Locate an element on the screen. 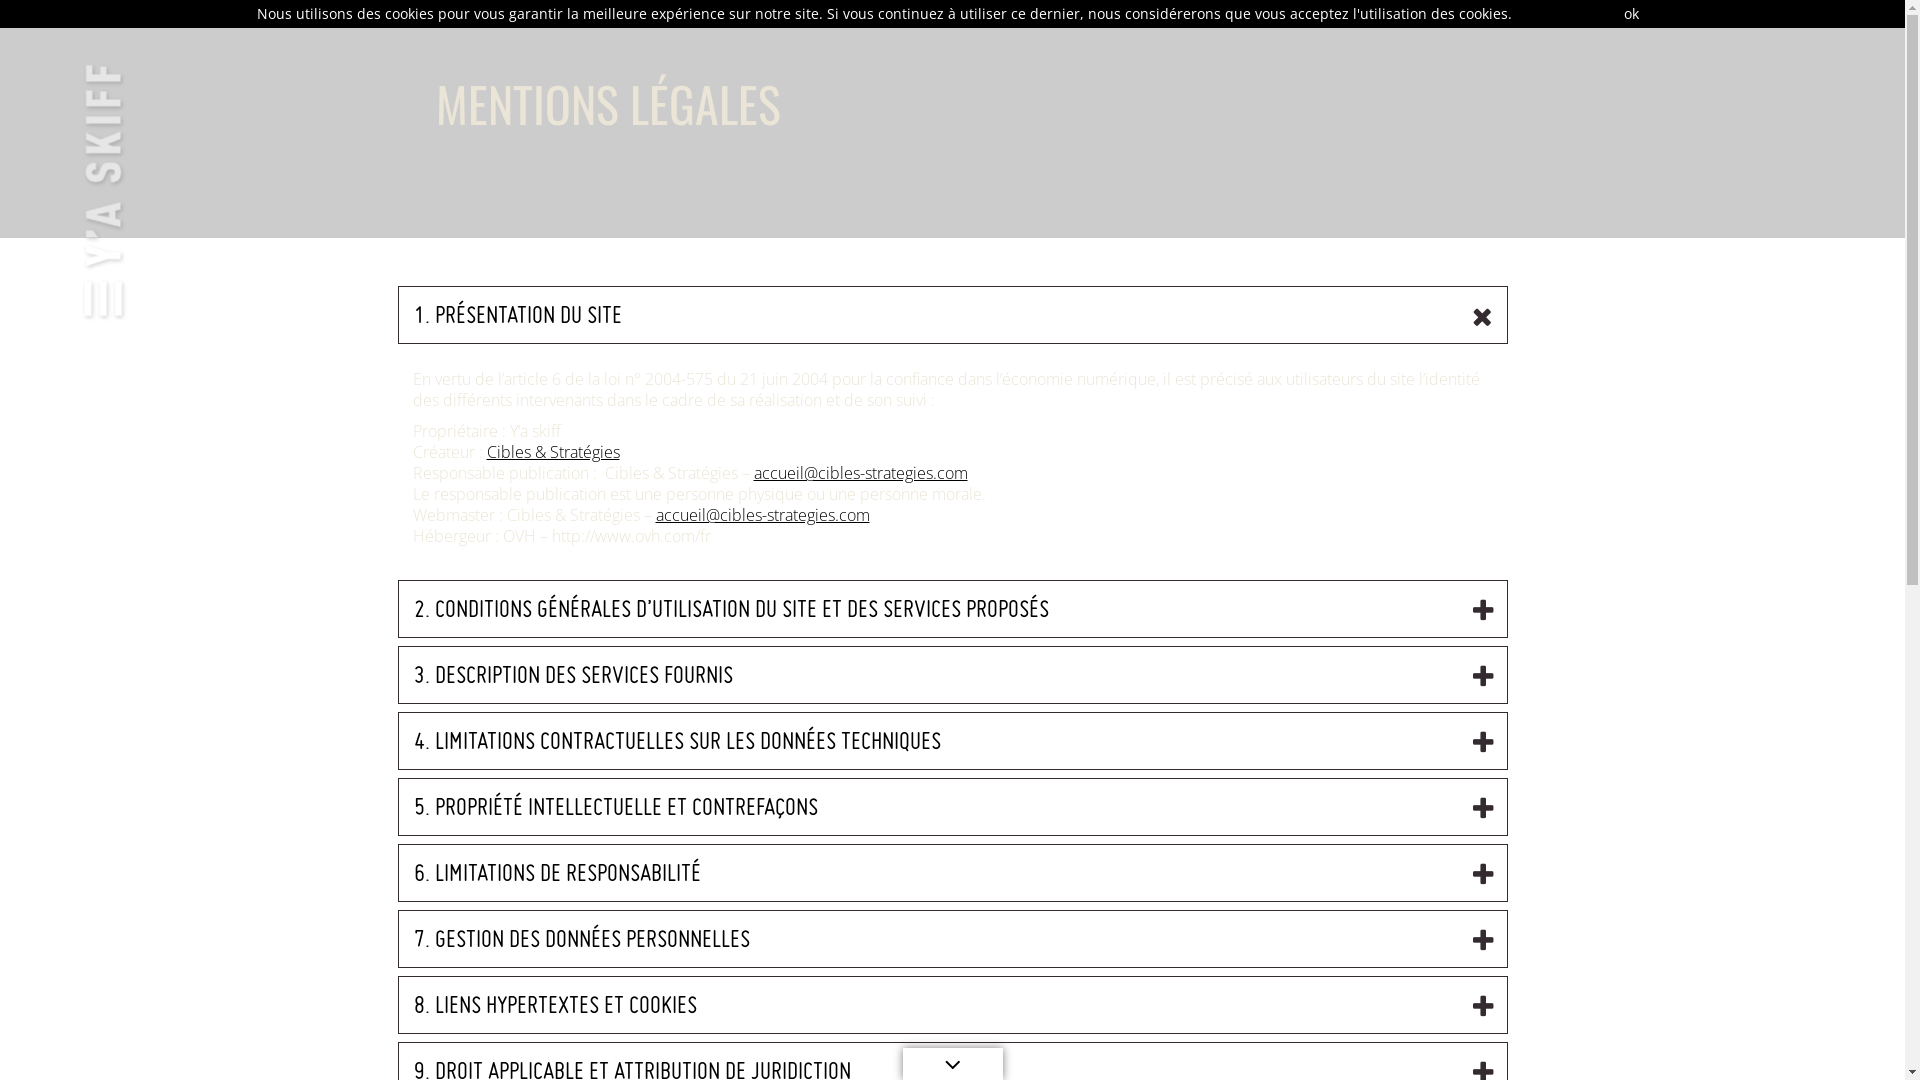 This screenshot has height=1080, width=1920. 'accueil@cibles-strategies.com' is located at coordinates (762, 514).